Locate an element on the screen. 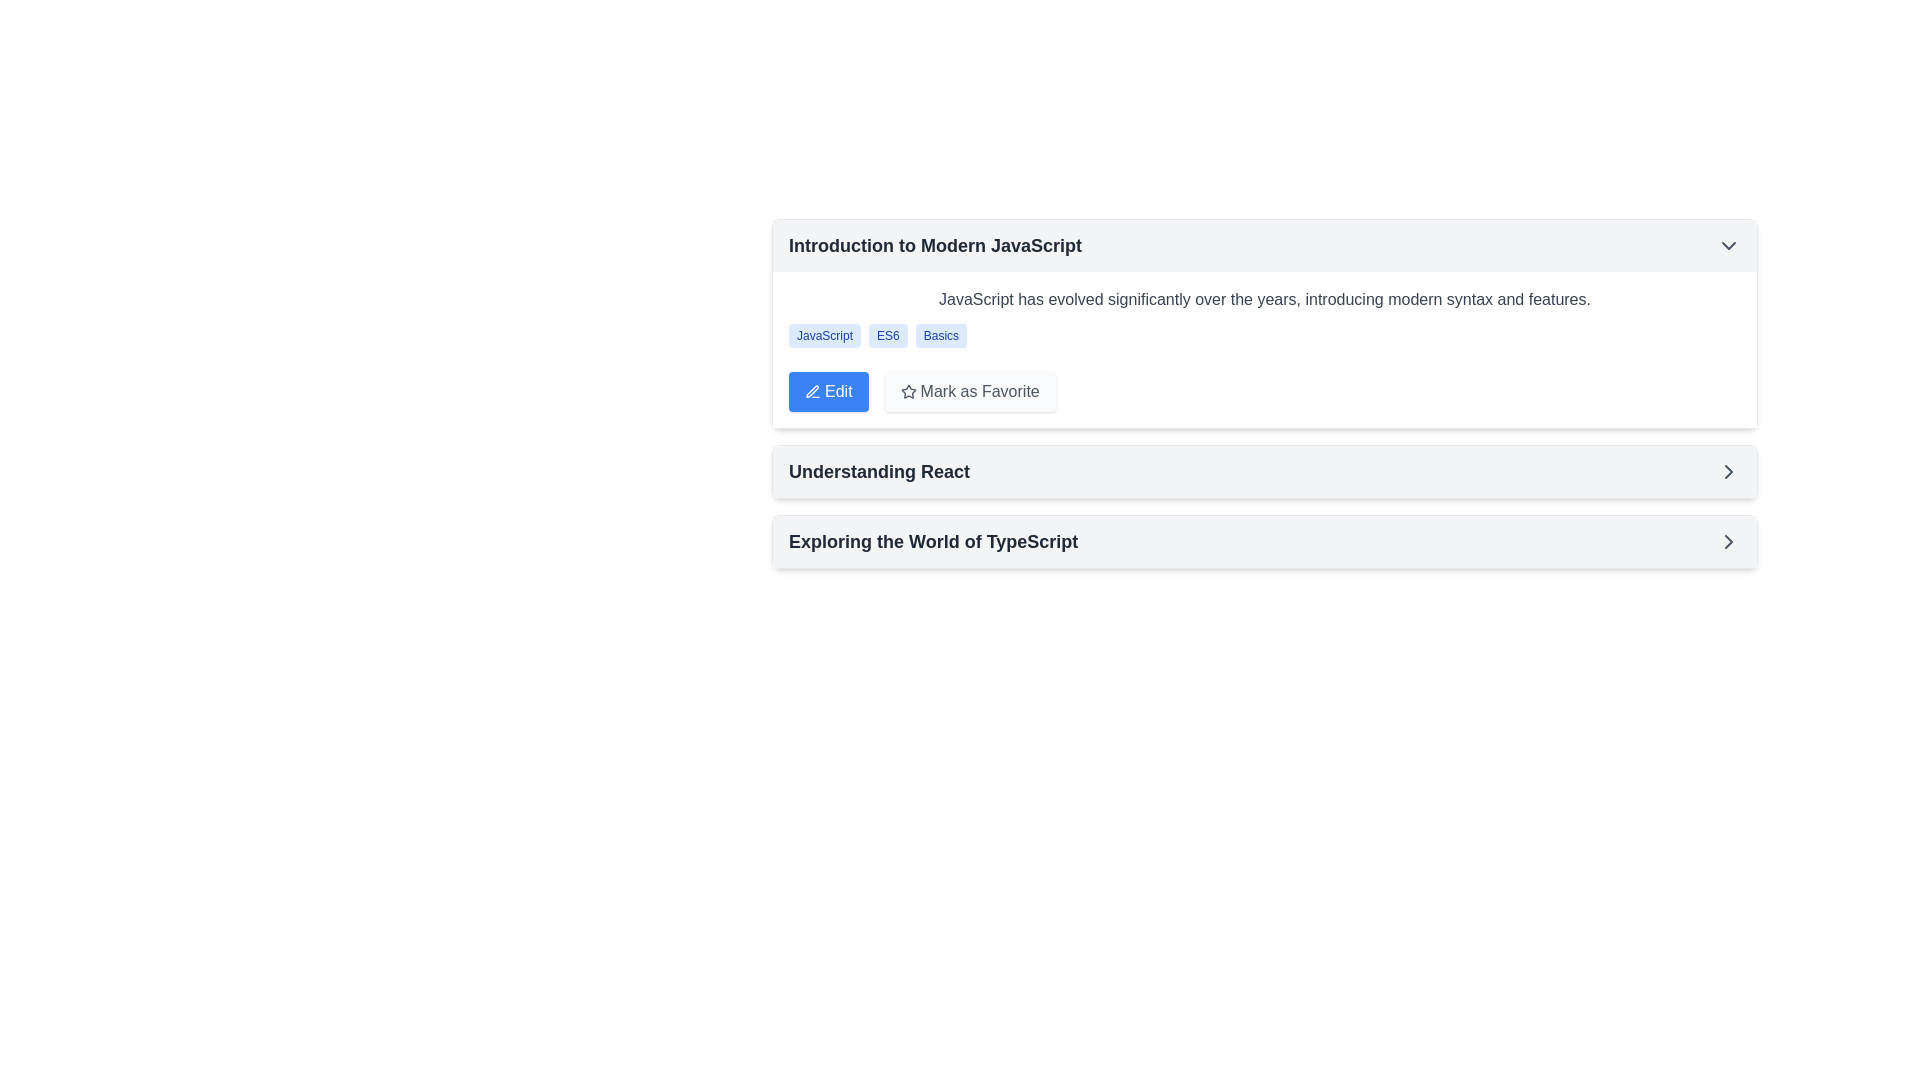 Image resolution: width=1920 pixels, height=1080 pixels. the navigation link labeled 'Exploring the World of TypeScript' located in the 'Understanding React' section, below 'Introduction to Modern JavaScript' is located at coordinates (1264, 542).